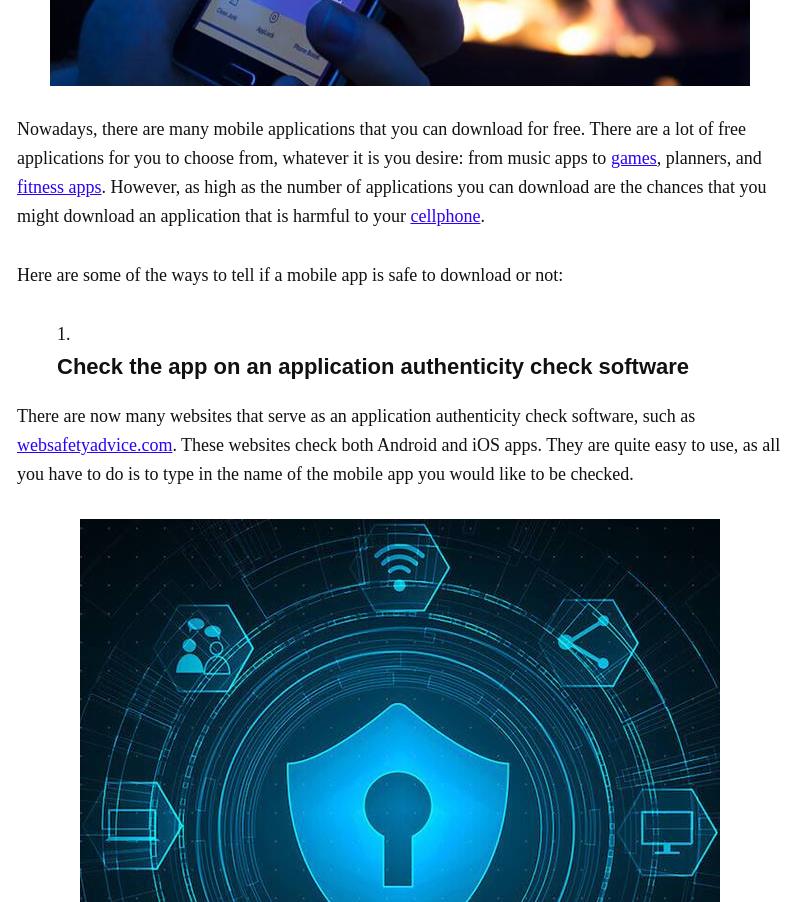 This screenshot has width=800, height=902. I want to click on 'New Sony Xperia Phones', so click(94, 832).